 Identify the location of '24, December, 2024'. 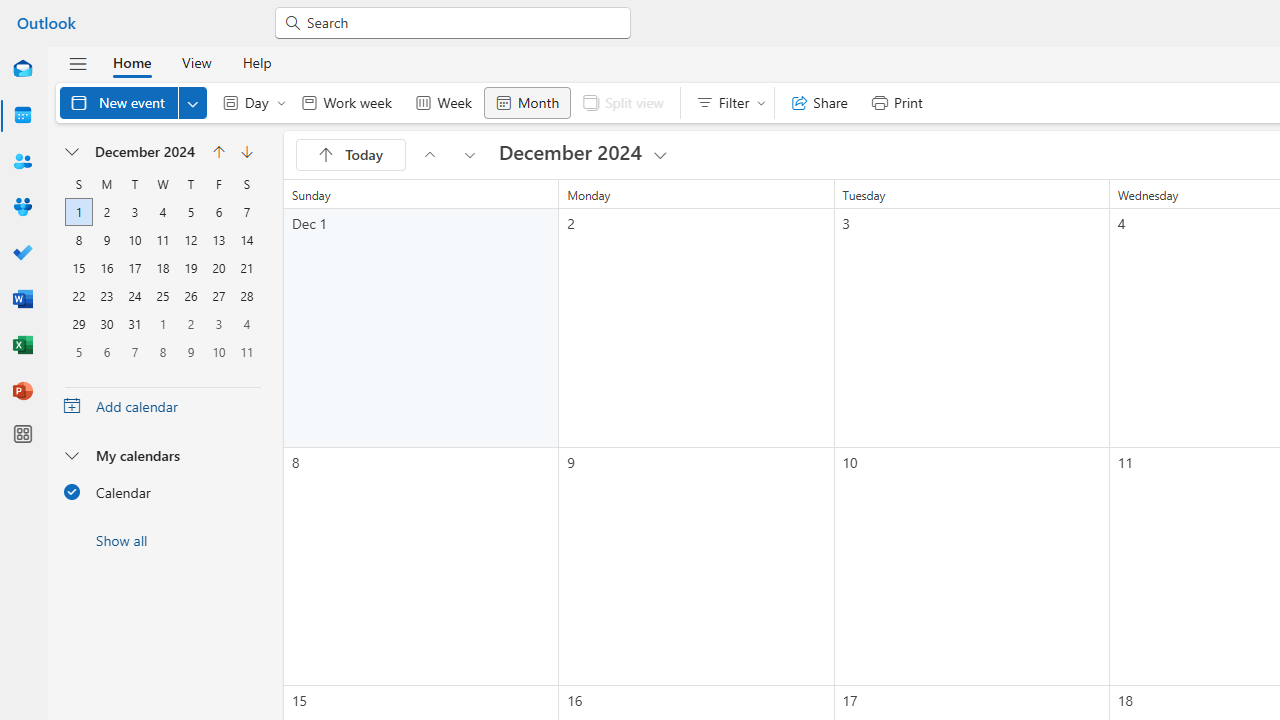
(134, 296).